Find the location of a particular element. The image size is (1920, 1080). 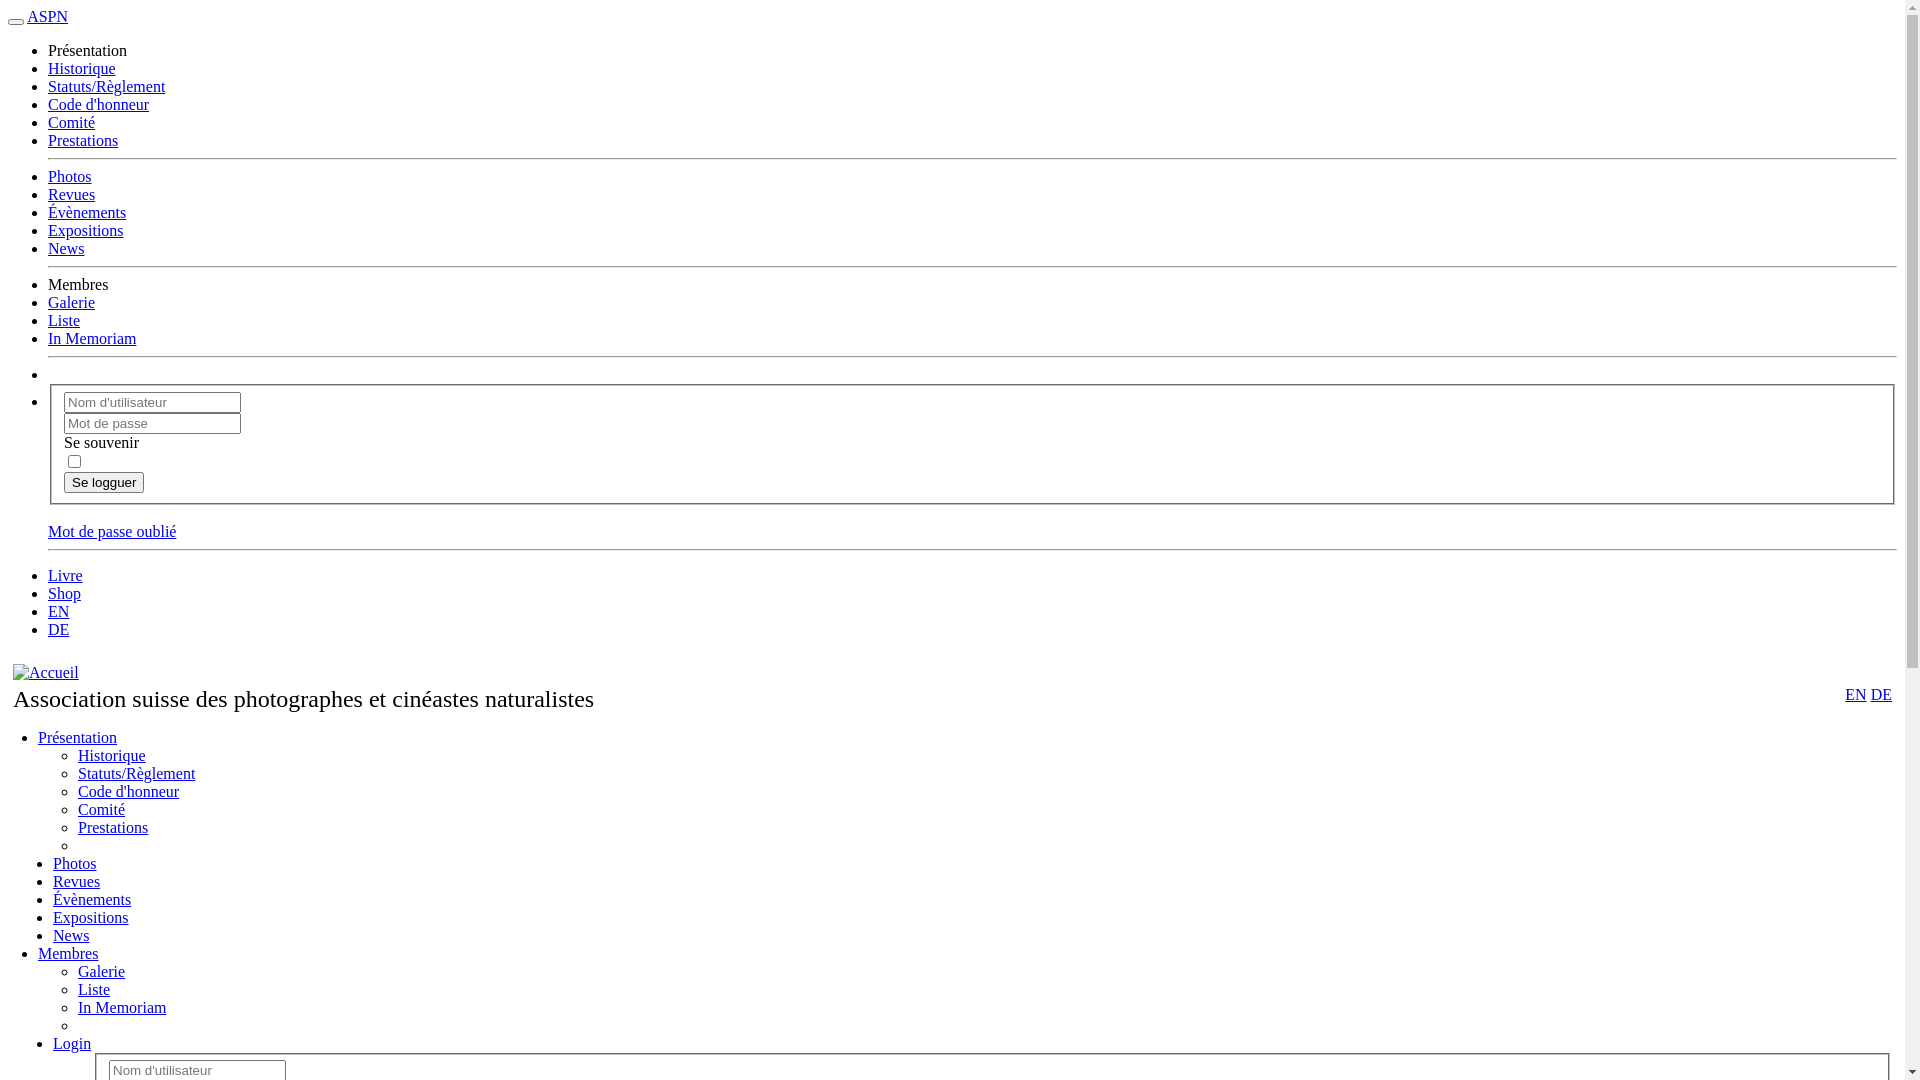

'DE' is located at coordinates (1870, 693).